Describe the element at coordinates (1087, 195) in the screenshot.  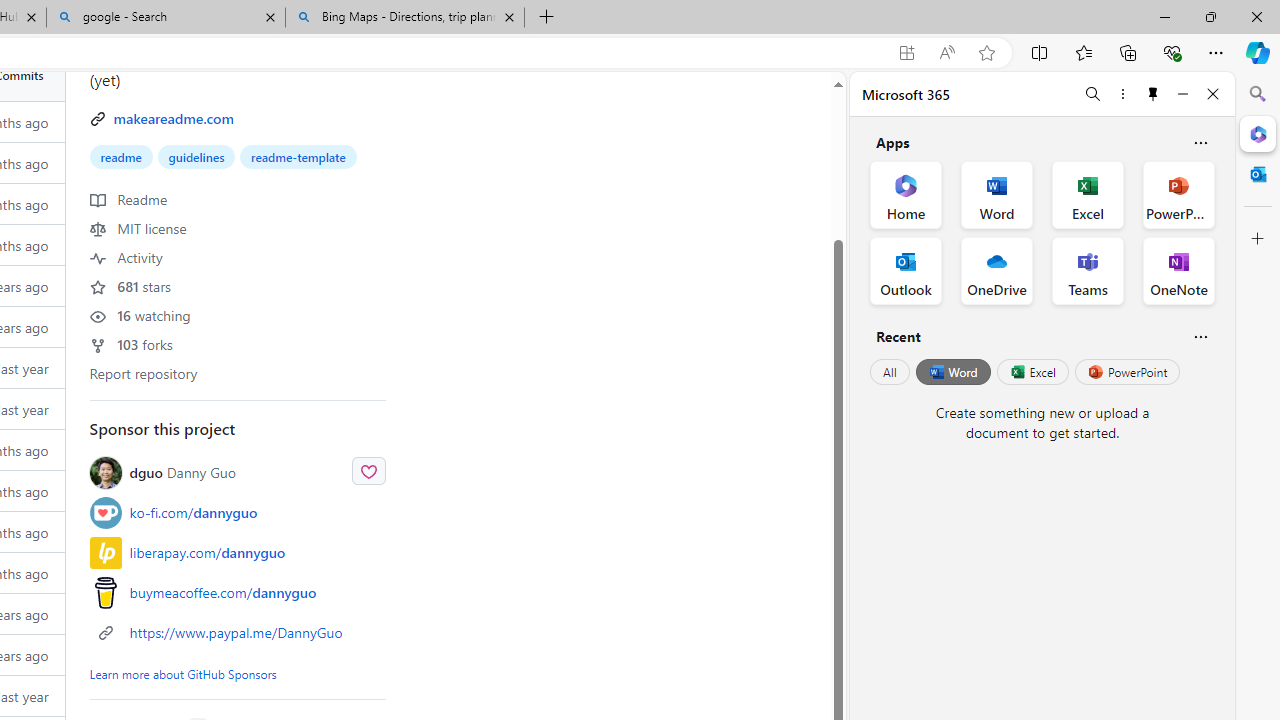
I see `'Excel Office App'` at that location.